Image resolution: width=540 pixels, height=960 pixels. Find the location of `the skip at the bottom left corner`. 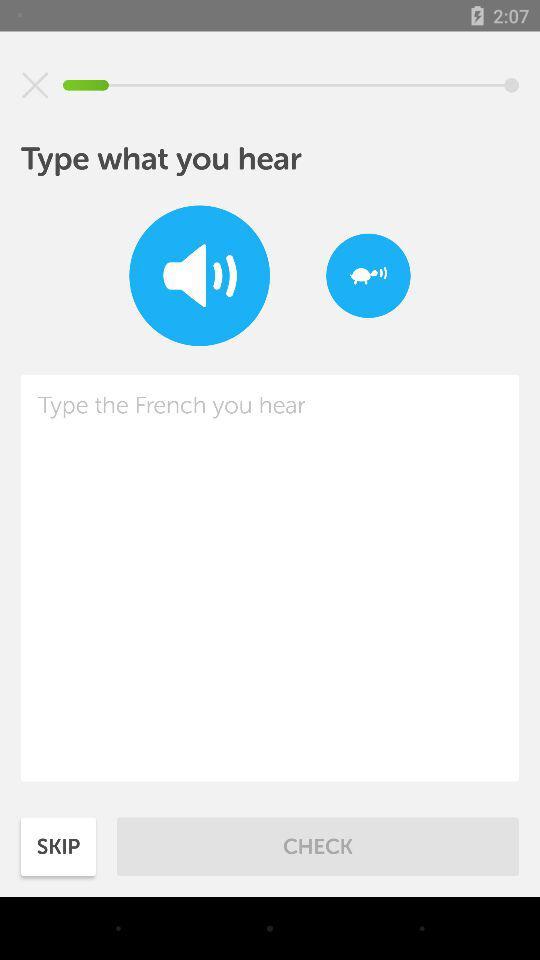

the skip at the bottom left corner is located at coordinates (58, 845).